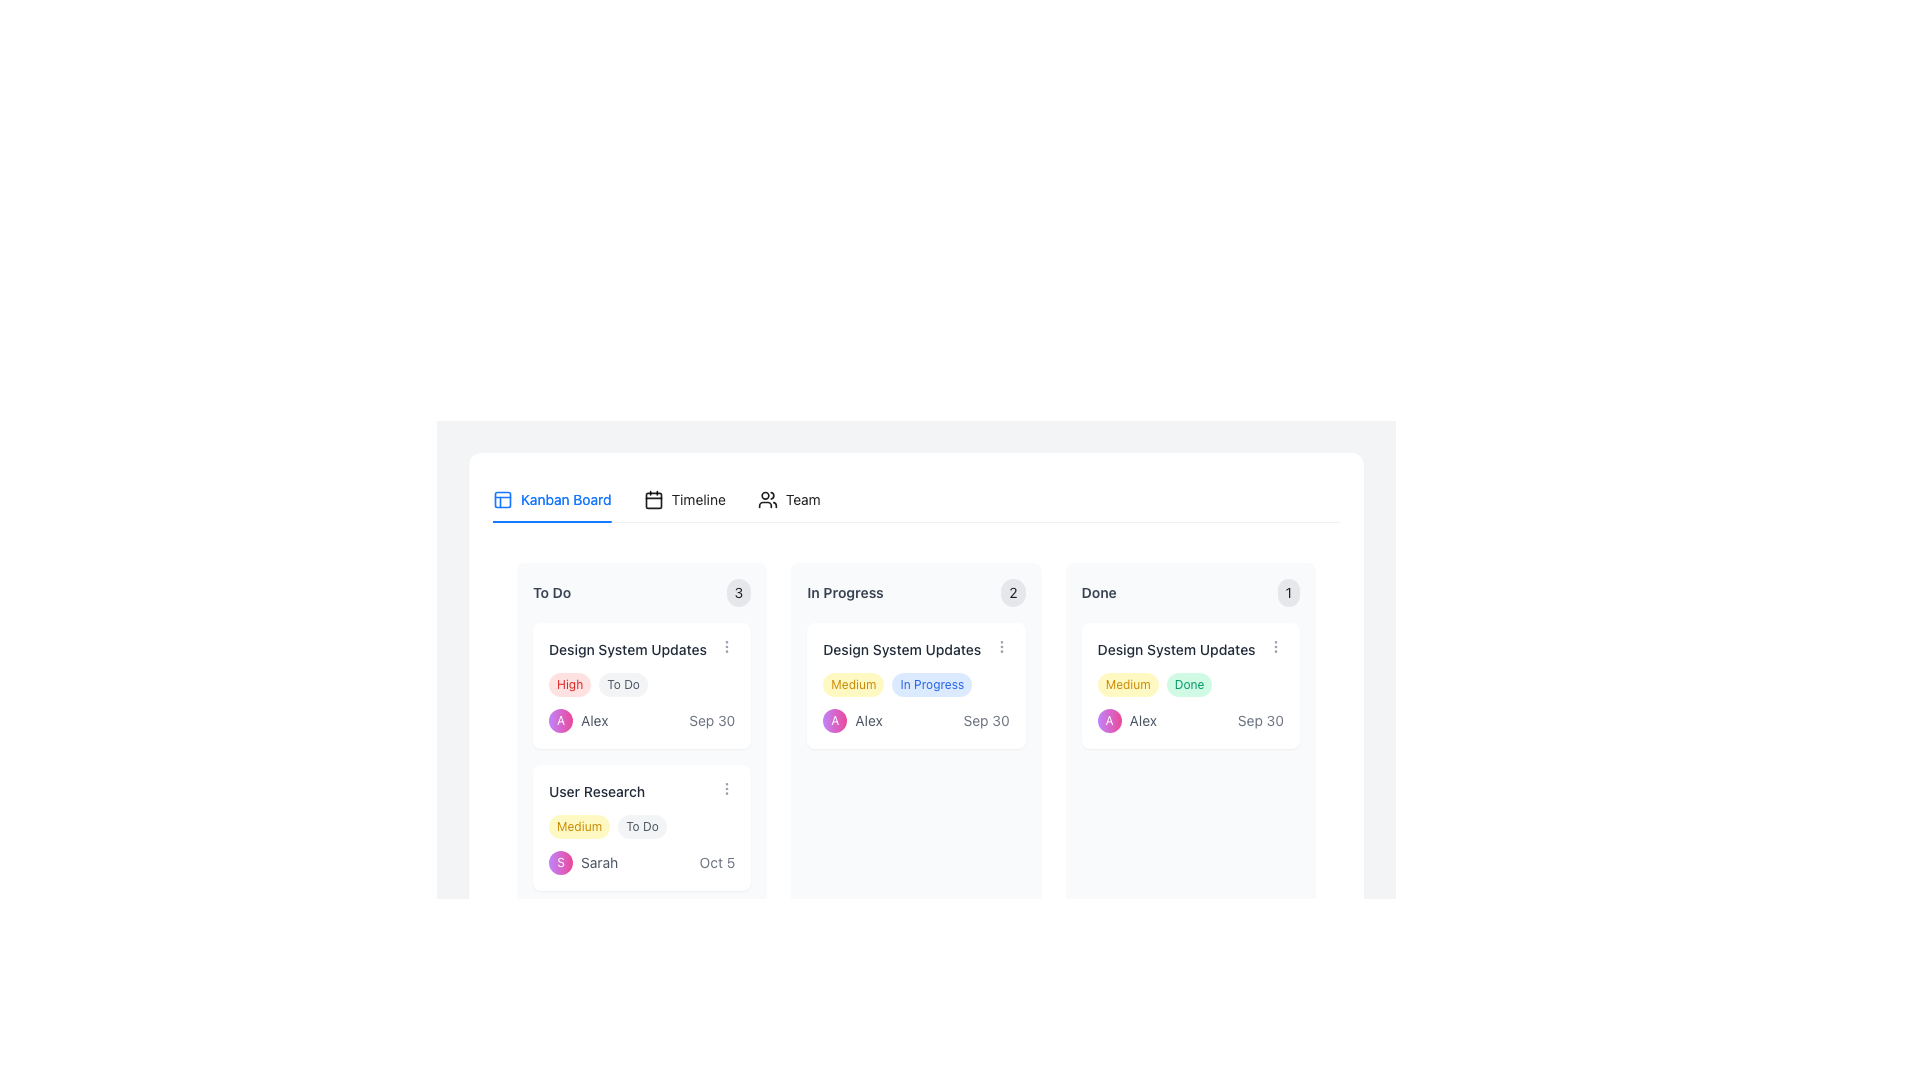 The width and height of the screenshot is (1920, 1080). What do you see at coordinates (577, 721) in the screenshot?
I see `the user identification tag for the task owner 'Alex'` at bounding box center [577, 721].